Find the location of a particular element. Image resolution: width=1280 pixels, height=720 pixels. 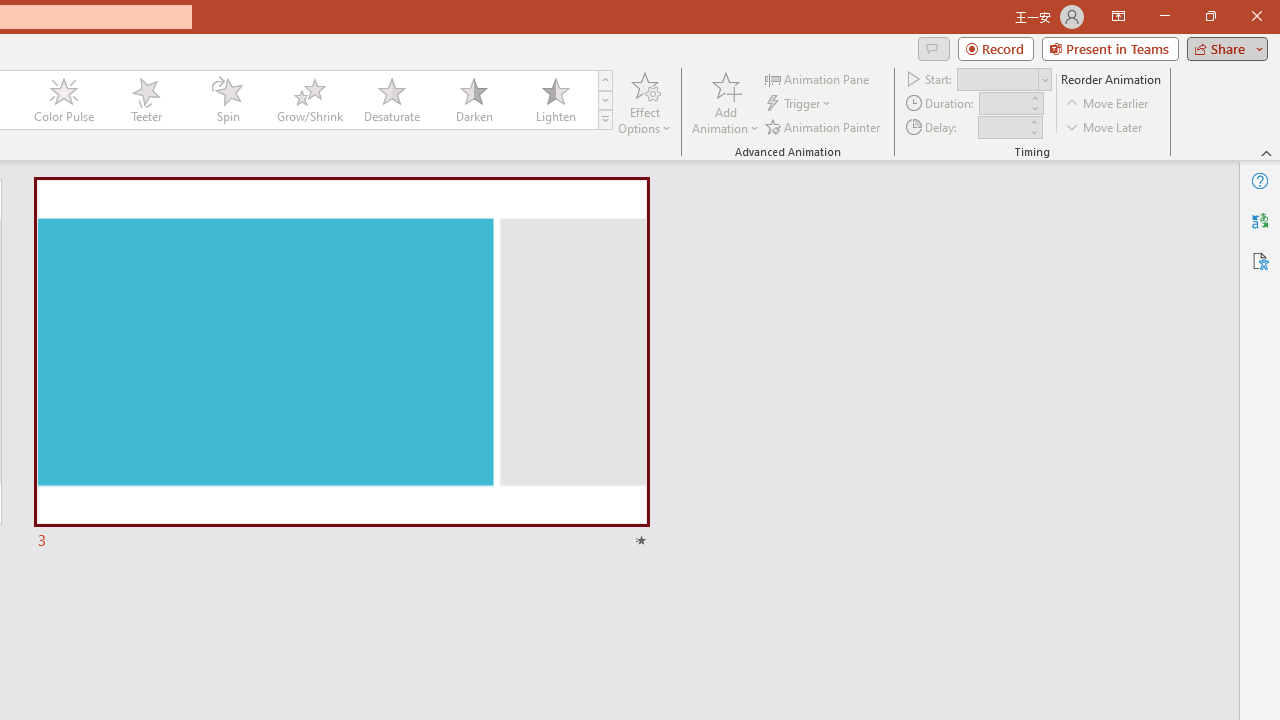

'Spin' is located at coordinates (227, 100).